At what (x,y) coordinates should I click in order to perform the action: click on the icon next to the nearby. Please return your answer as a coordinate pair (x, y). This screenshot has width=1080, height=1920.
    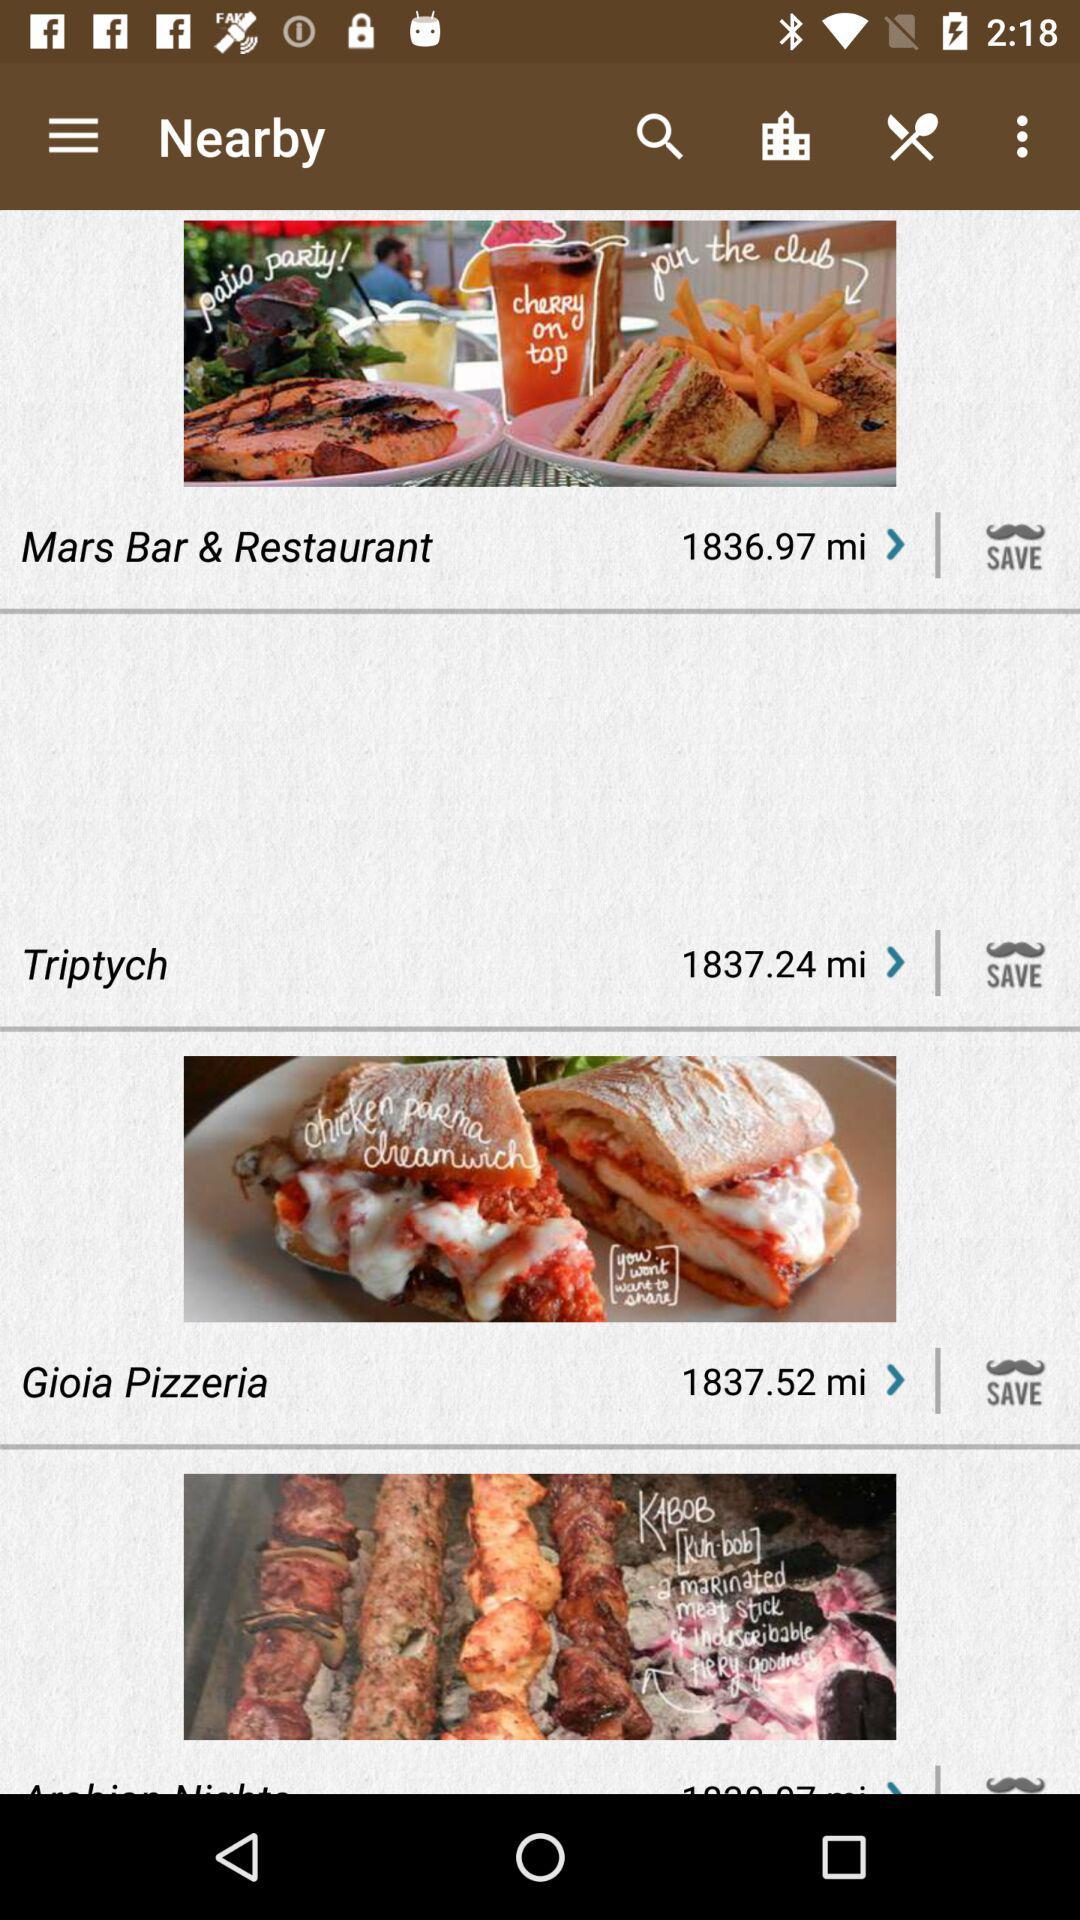
    Looking at the image, I should click on (659, 135).